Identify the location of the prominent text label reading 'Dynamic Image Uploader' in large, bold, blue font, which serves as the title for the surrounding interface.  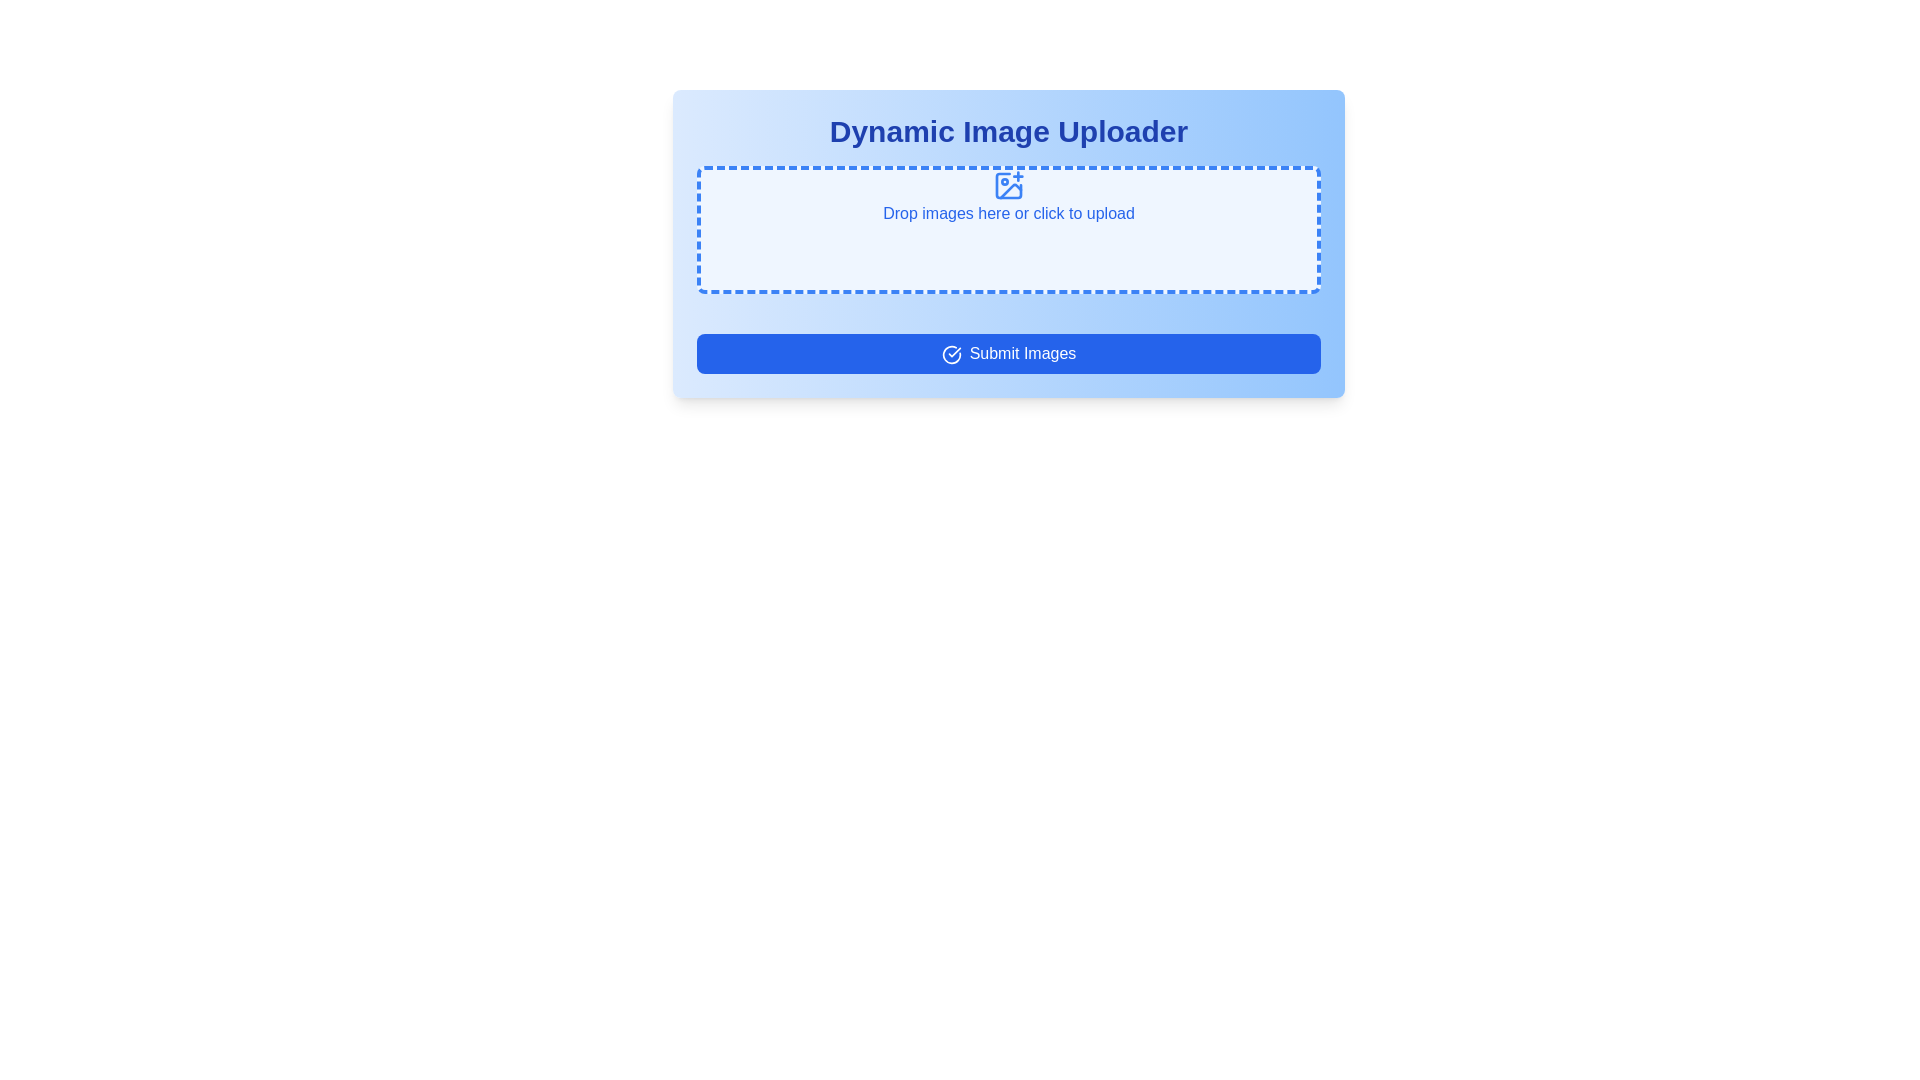
(1008, 131).